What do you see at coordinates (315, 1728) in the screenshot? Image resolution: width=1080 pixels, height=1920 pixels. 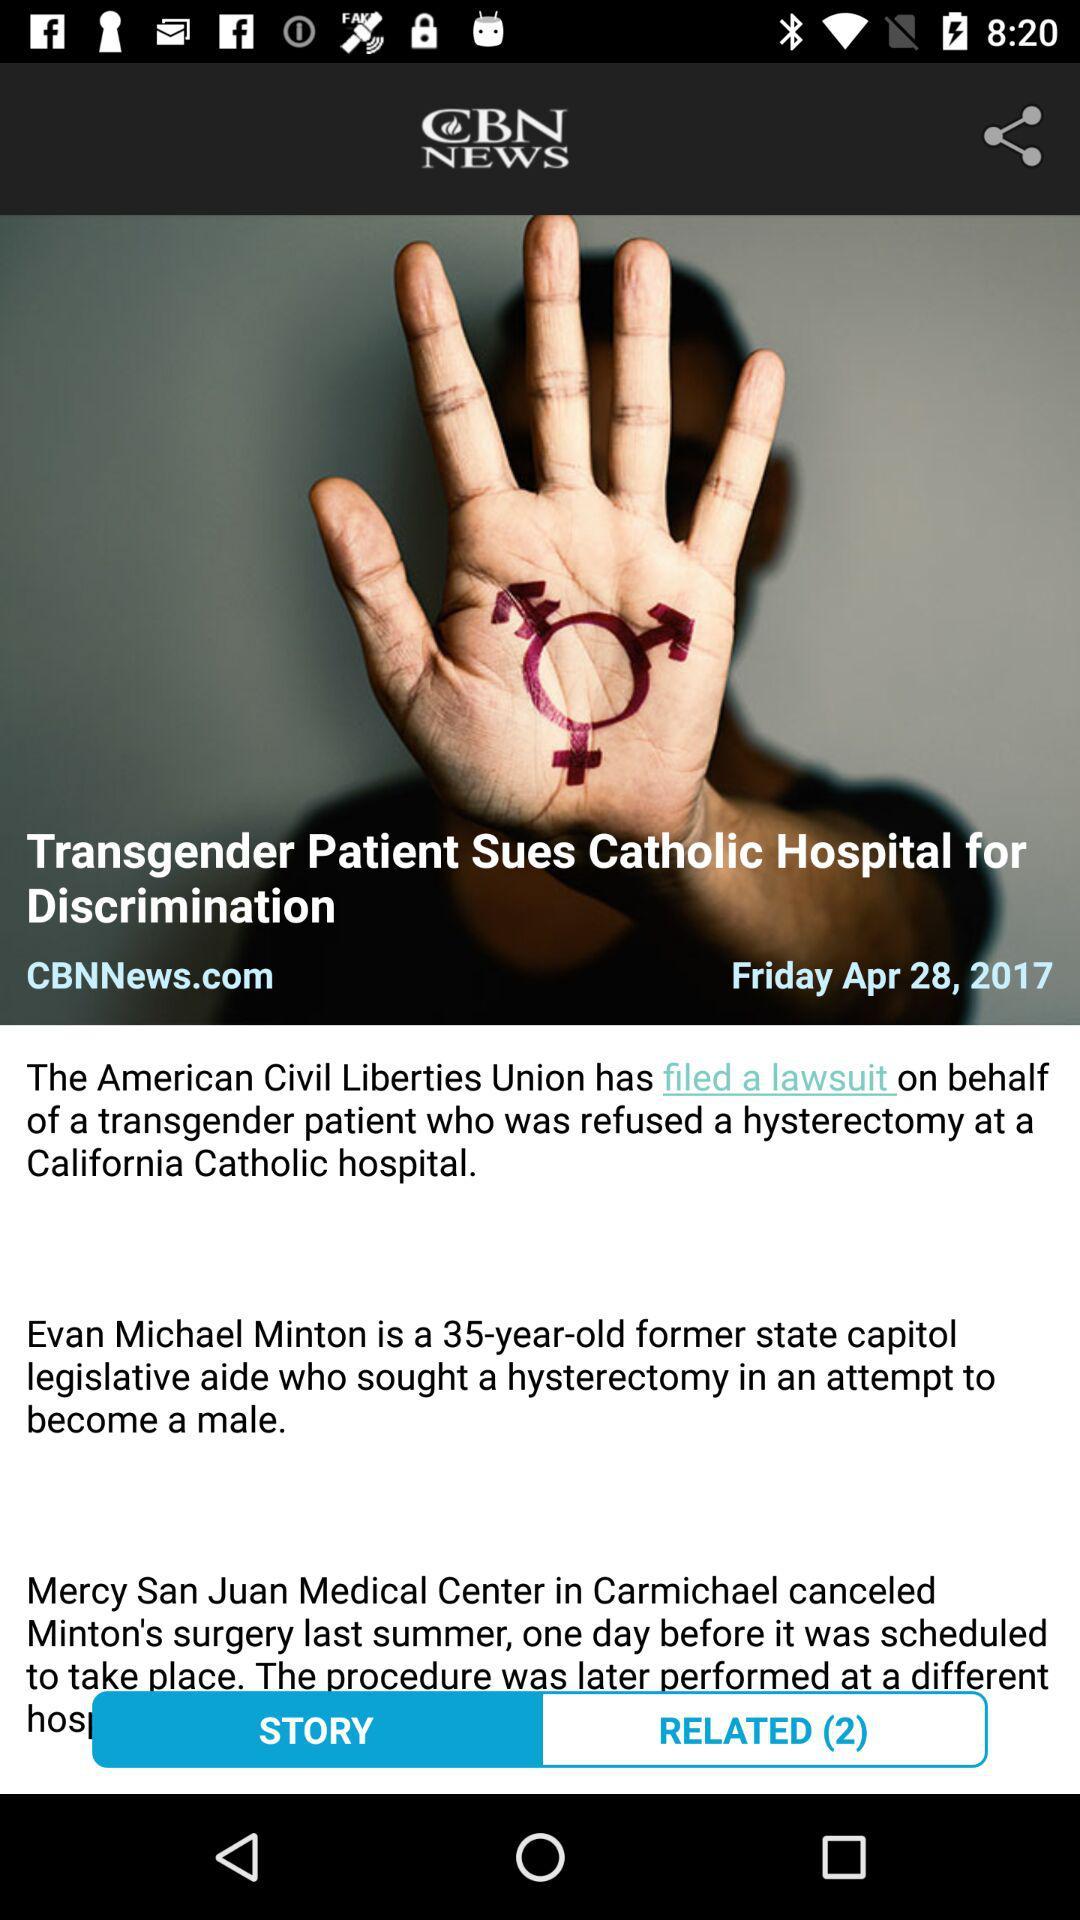 I see `item at the bottom left corner` at bounding box center [315, 1728].